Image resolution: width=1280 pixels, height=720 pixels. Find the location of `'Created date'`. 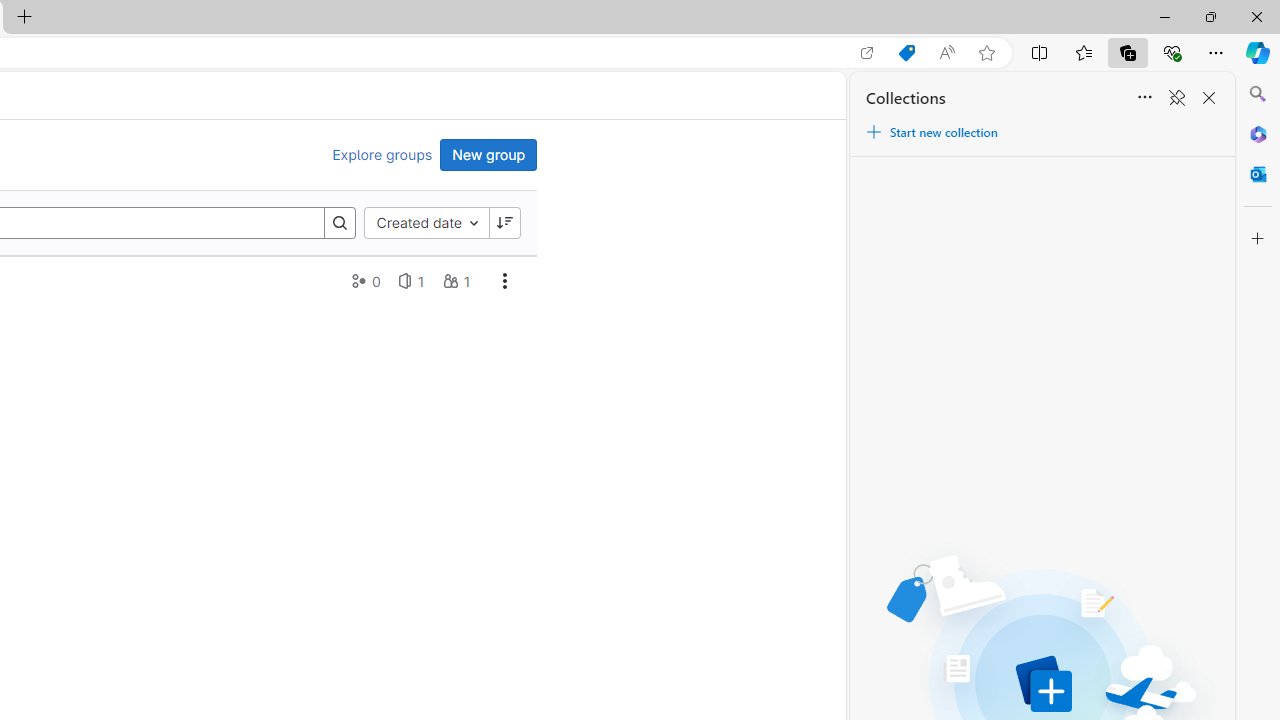

'Created date' is located at coordinates (425, 222).